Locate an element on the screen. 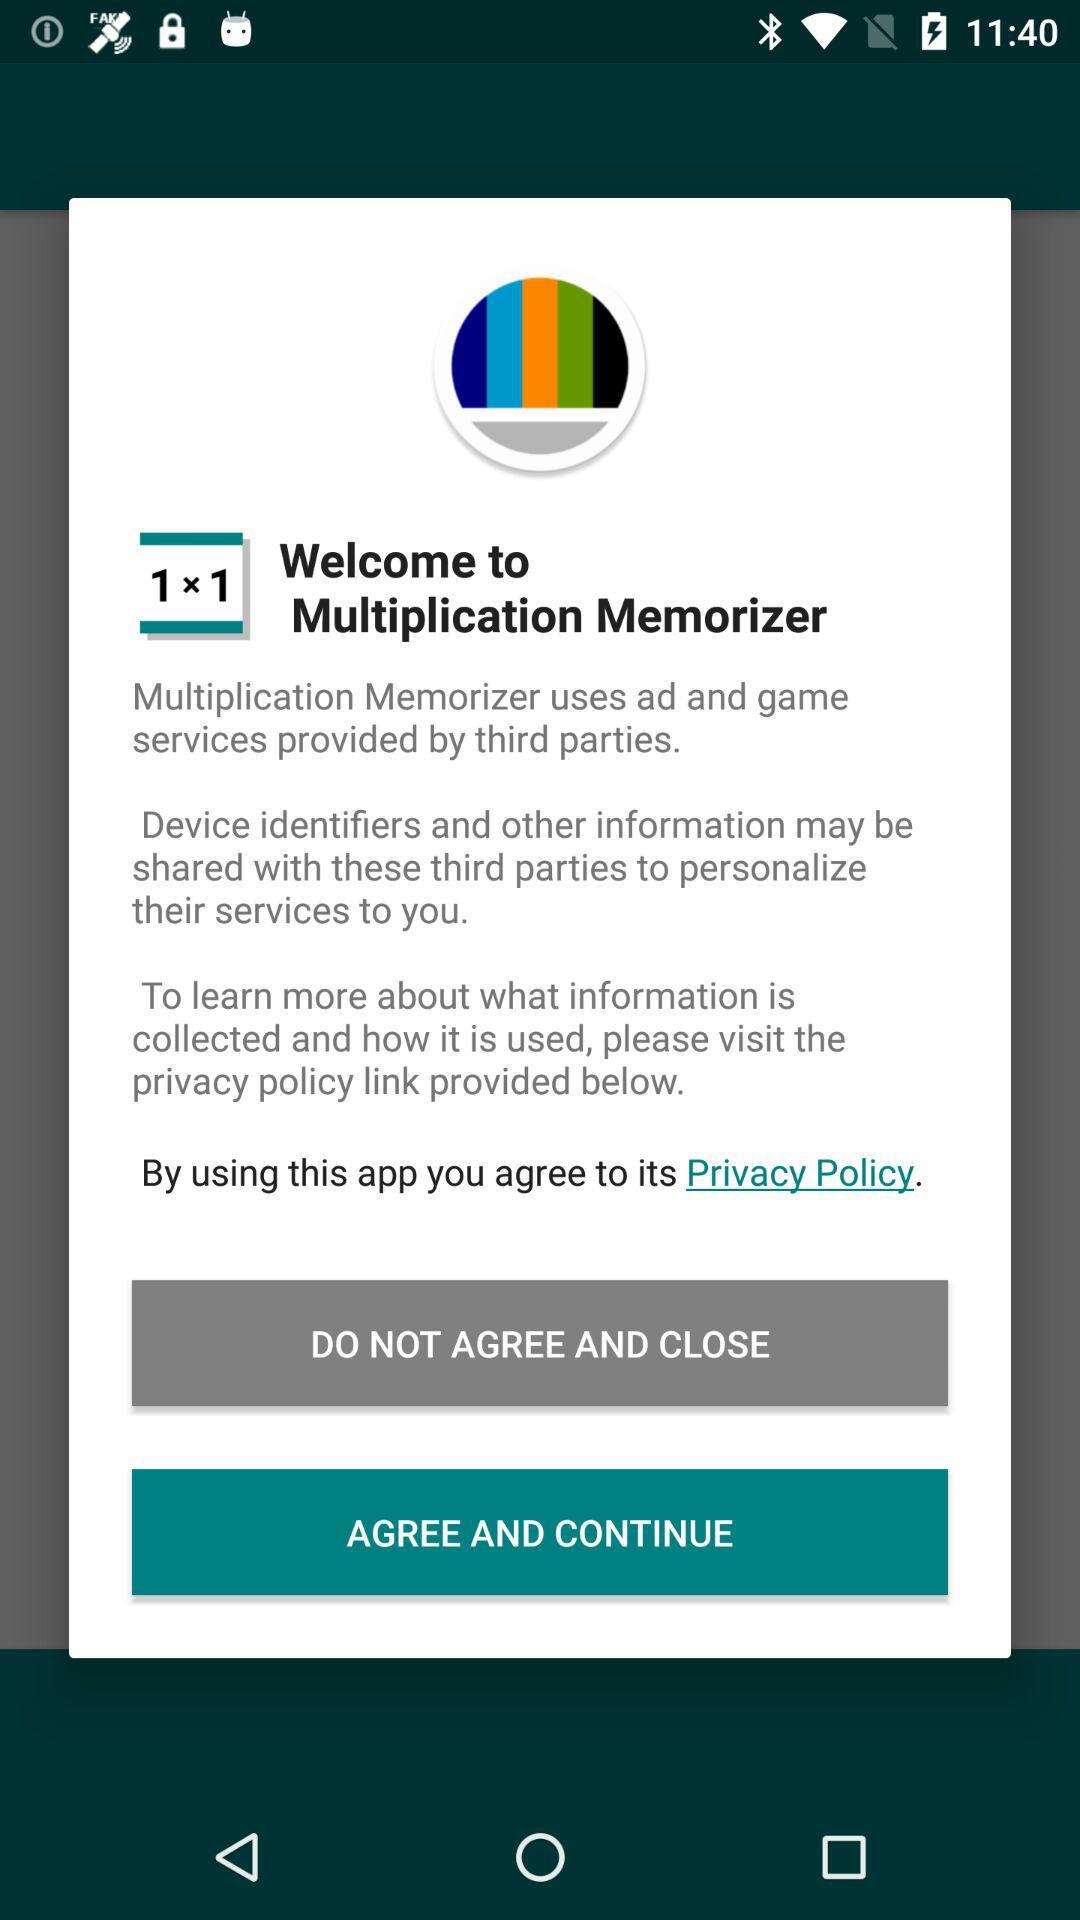 Image resolution: width=1080 pixels, height=1920 pixels. by using this icon is located at coordinates (540, 1171).